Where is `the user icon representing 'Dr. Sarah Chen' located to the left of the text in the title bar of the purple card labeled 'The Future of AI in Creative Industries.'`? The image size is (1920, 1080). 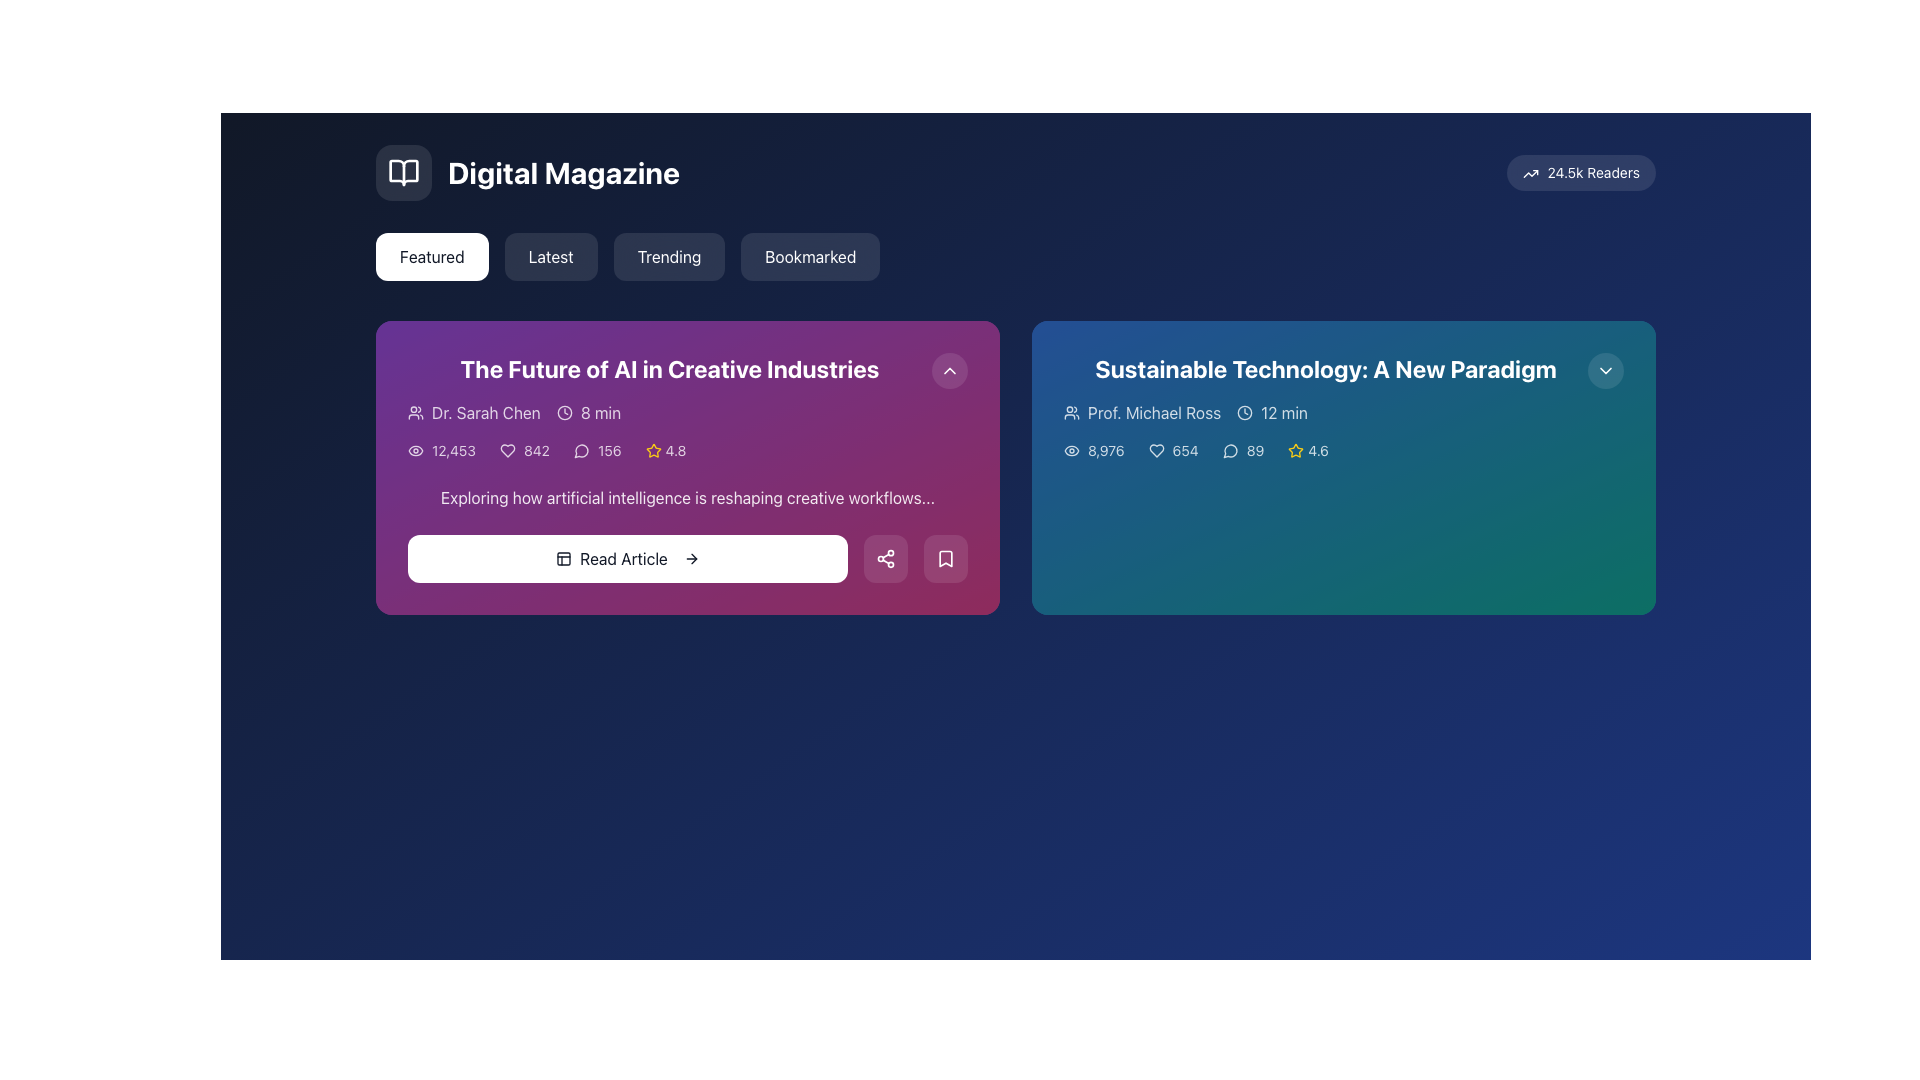 the user icon representing 'Dr. Sarah Chen' located to the left of the text in the title bar of the purple card labeled 'The Future of AI in Creative Industries.' is located at coordinates (415, 411).